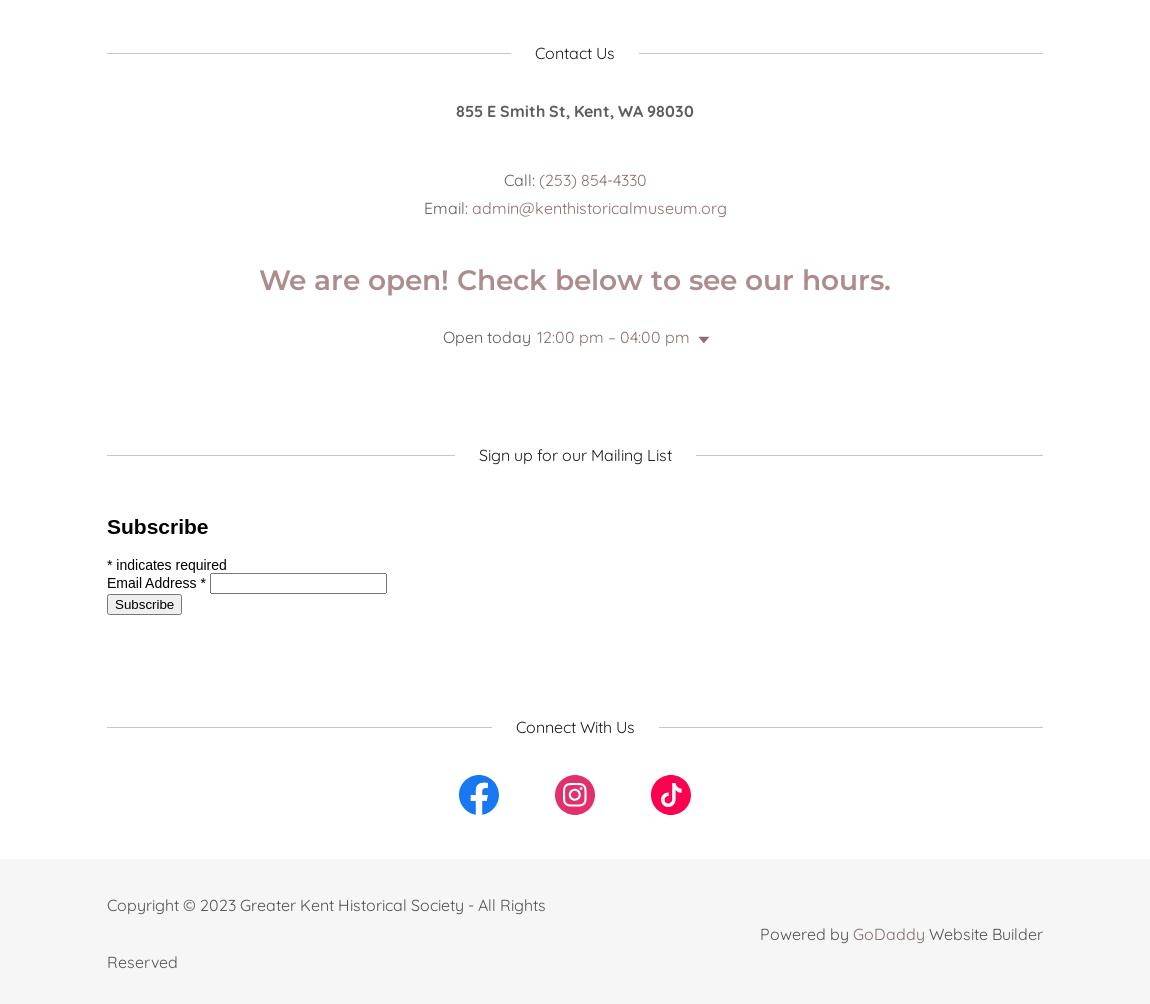  What do you see at coordinates (574, 725) in the screenshot?
I see `'Connect With Us'` at bounding box center [574, 725].